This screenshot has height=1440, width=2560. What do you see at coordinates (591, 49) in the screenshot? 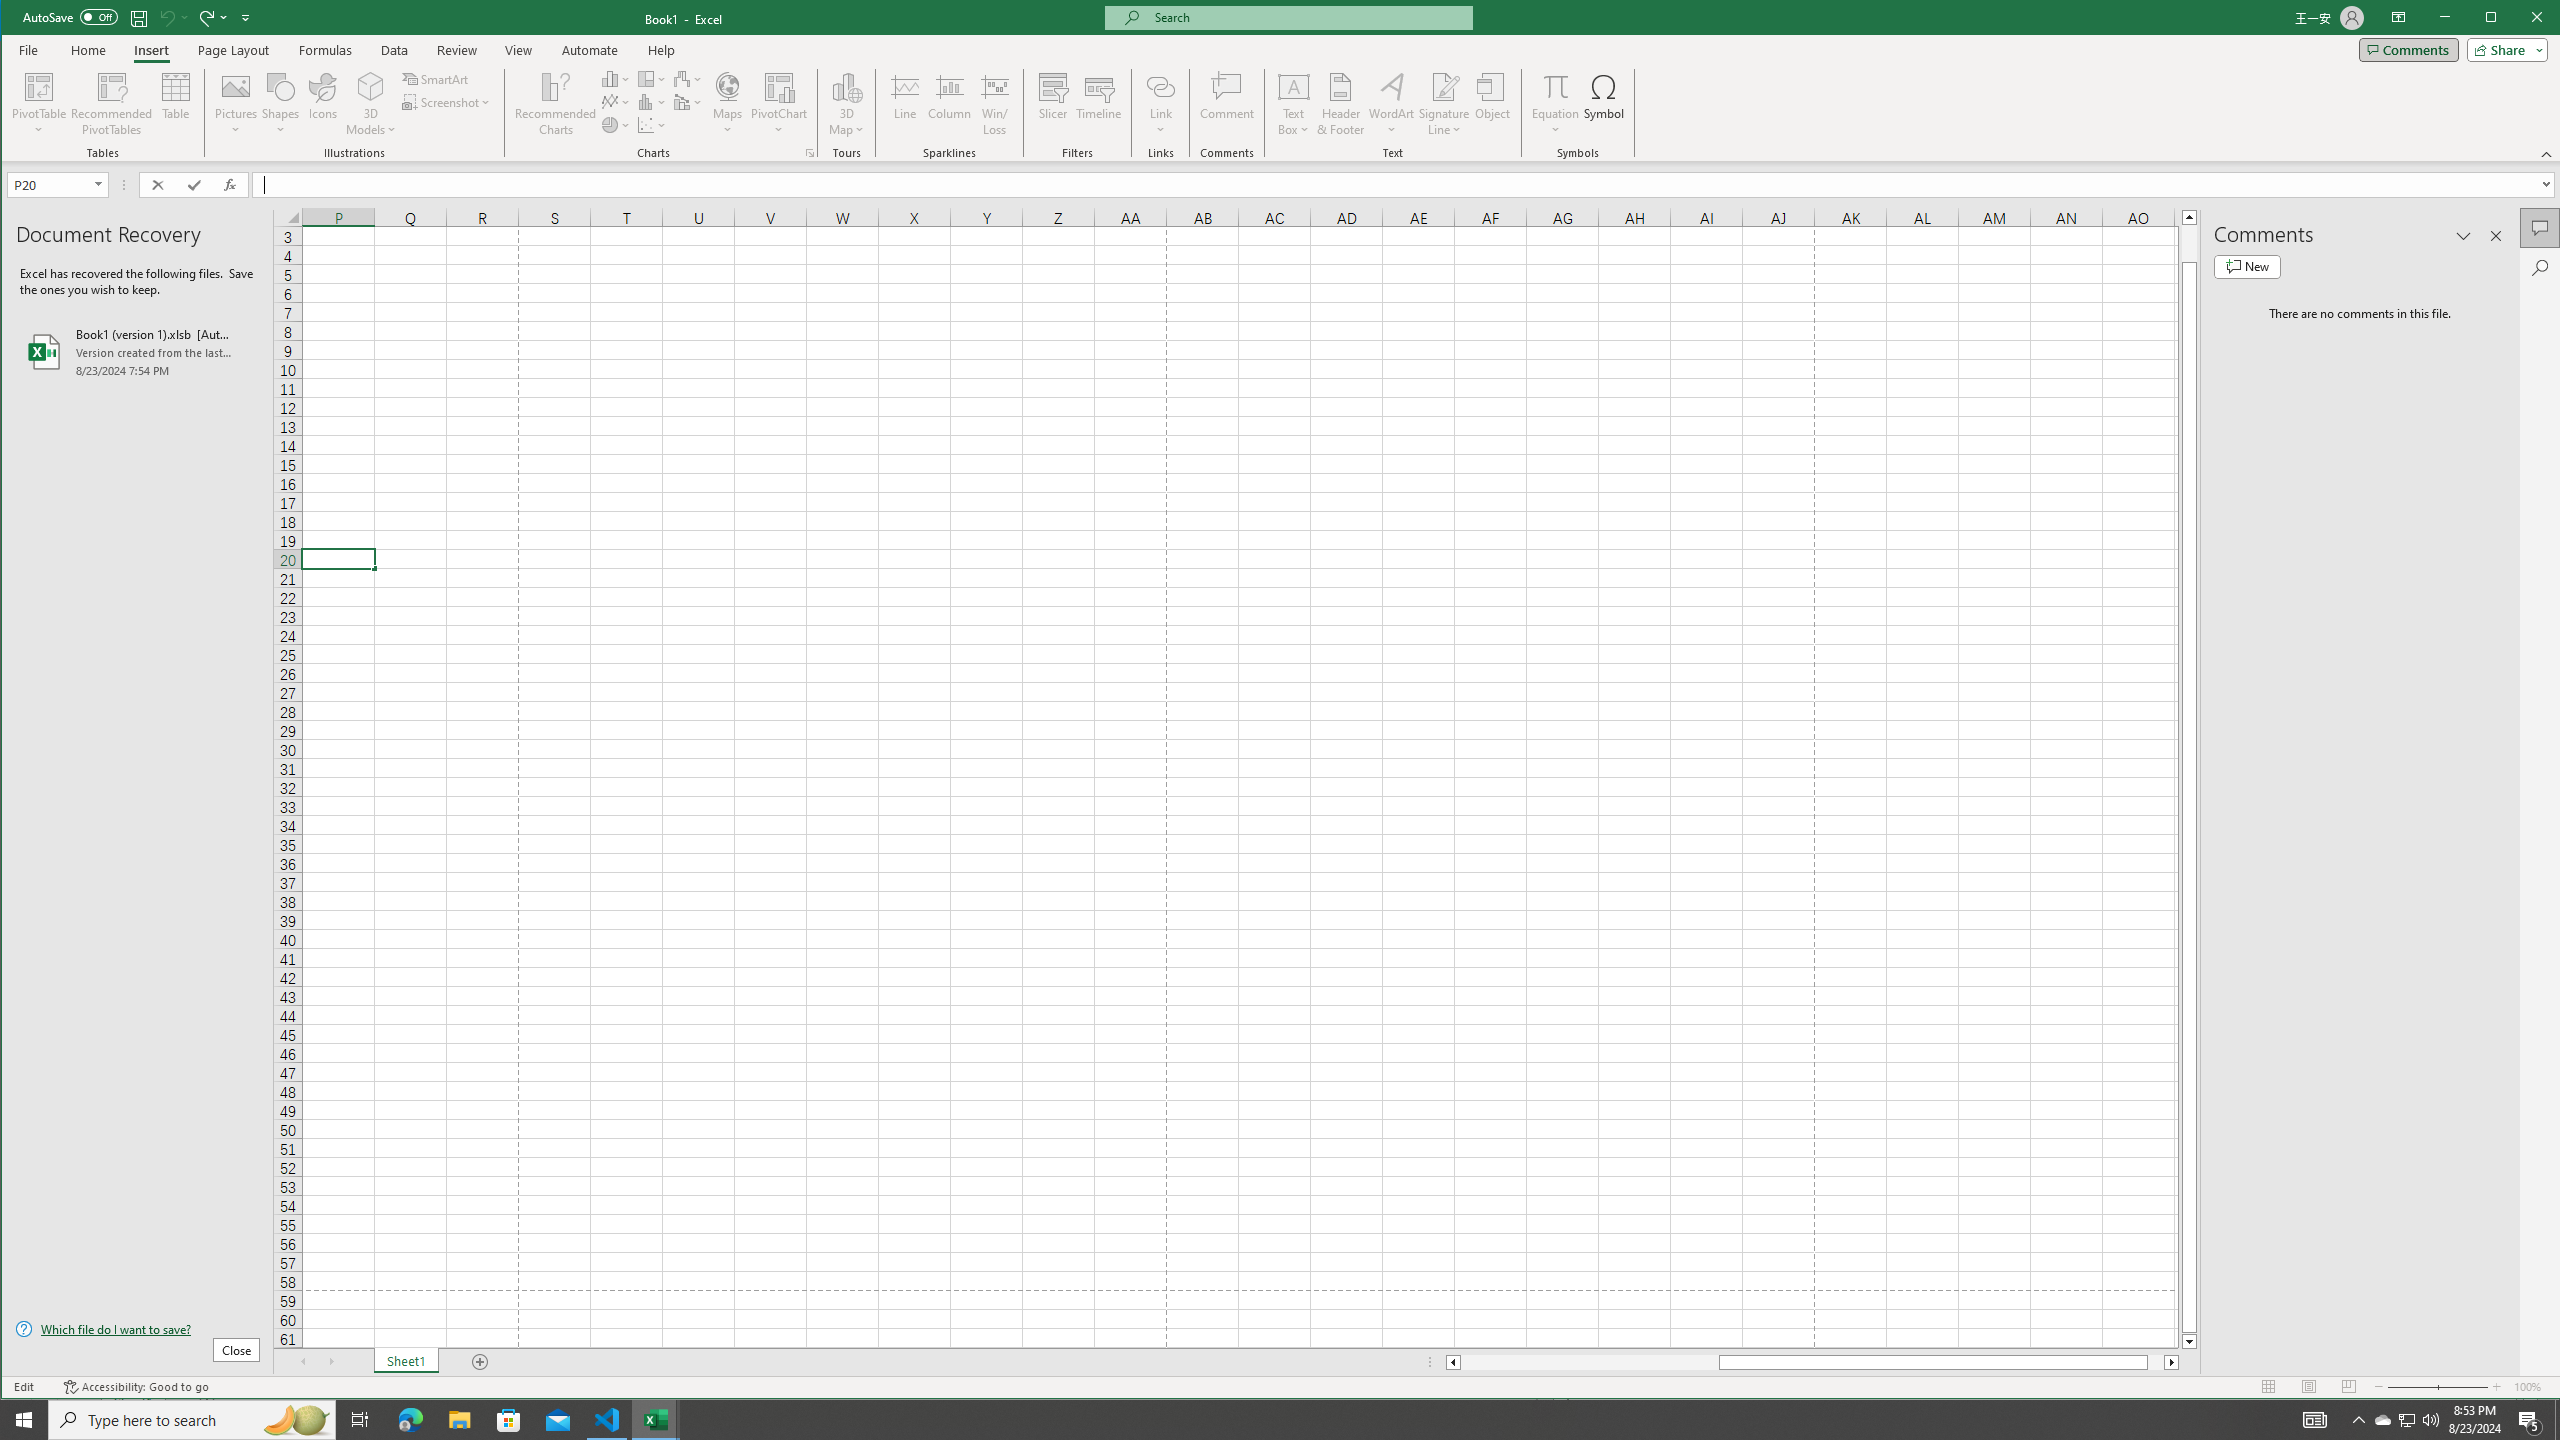
I see `'Automate'` at bounding box center [591, 49].